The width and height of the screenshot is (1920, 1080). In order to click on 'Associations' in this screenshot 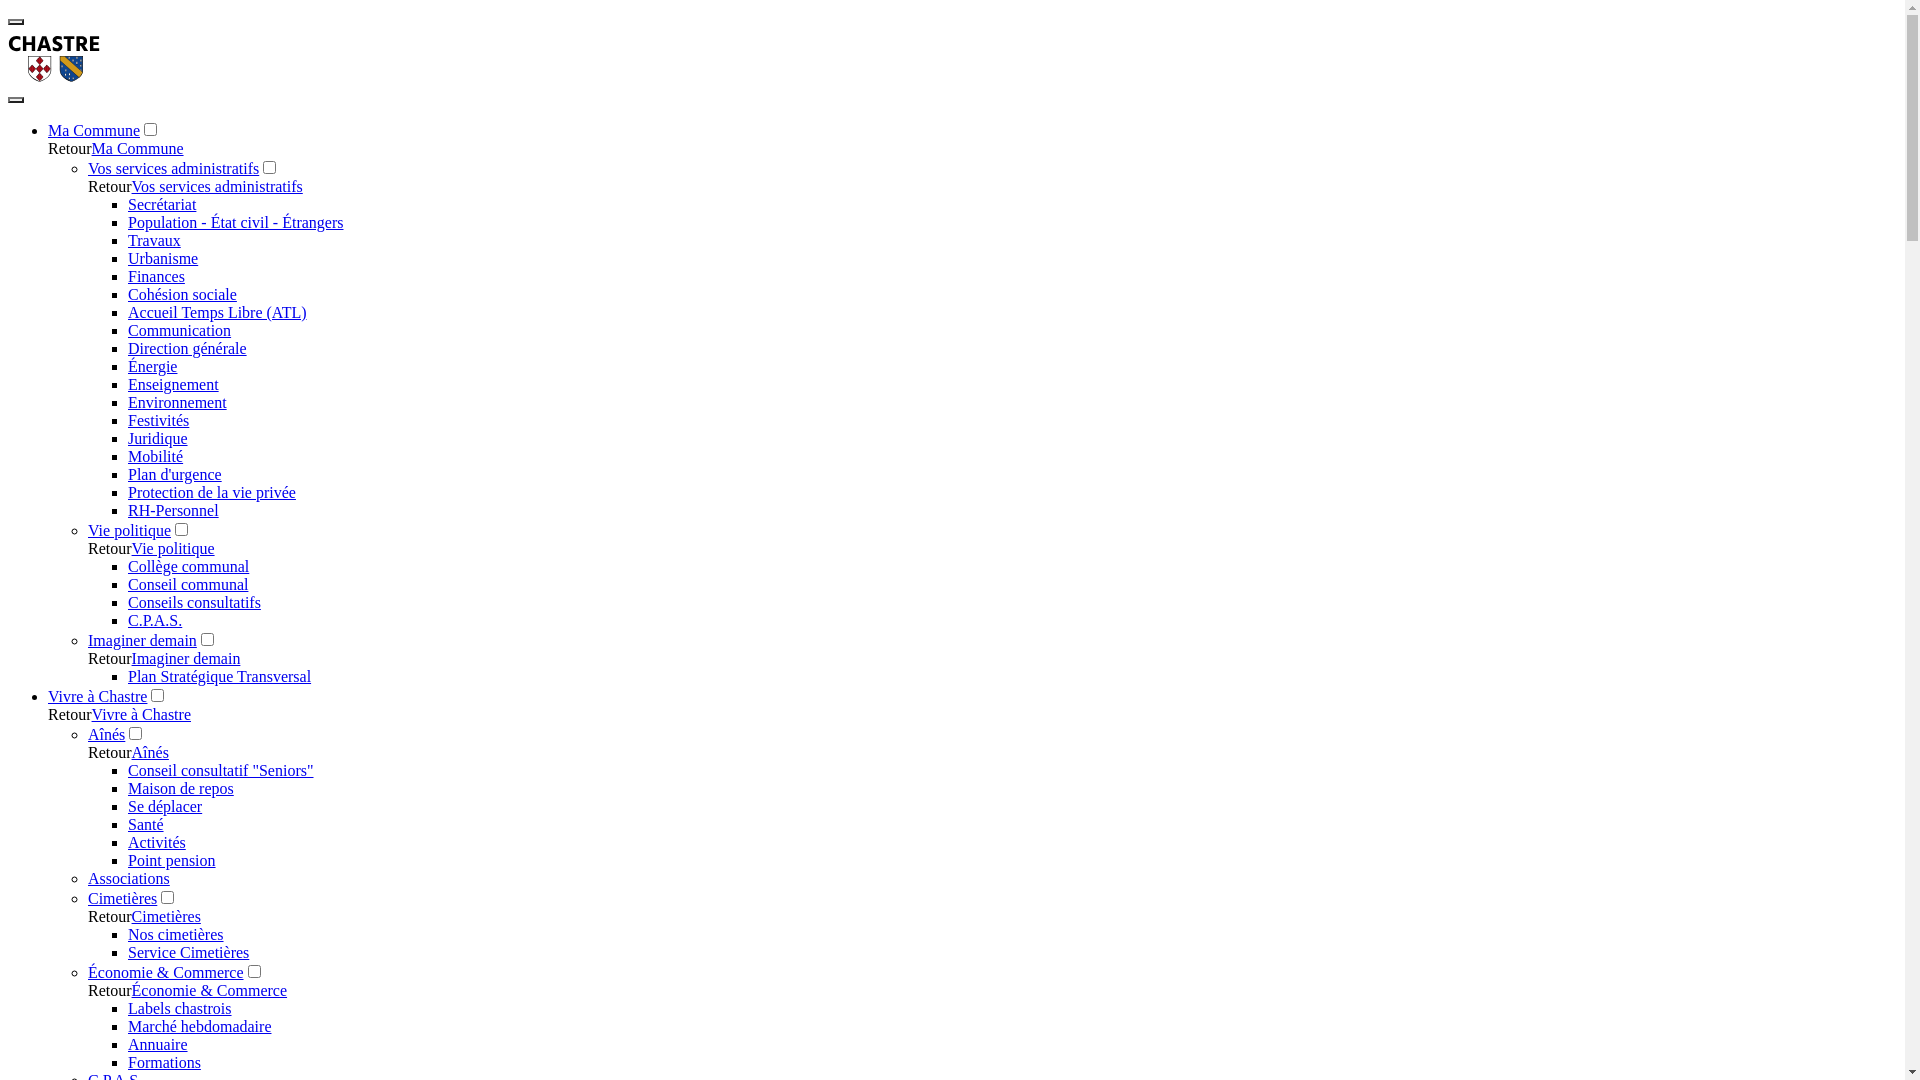, I will do `click(86, 877)`.